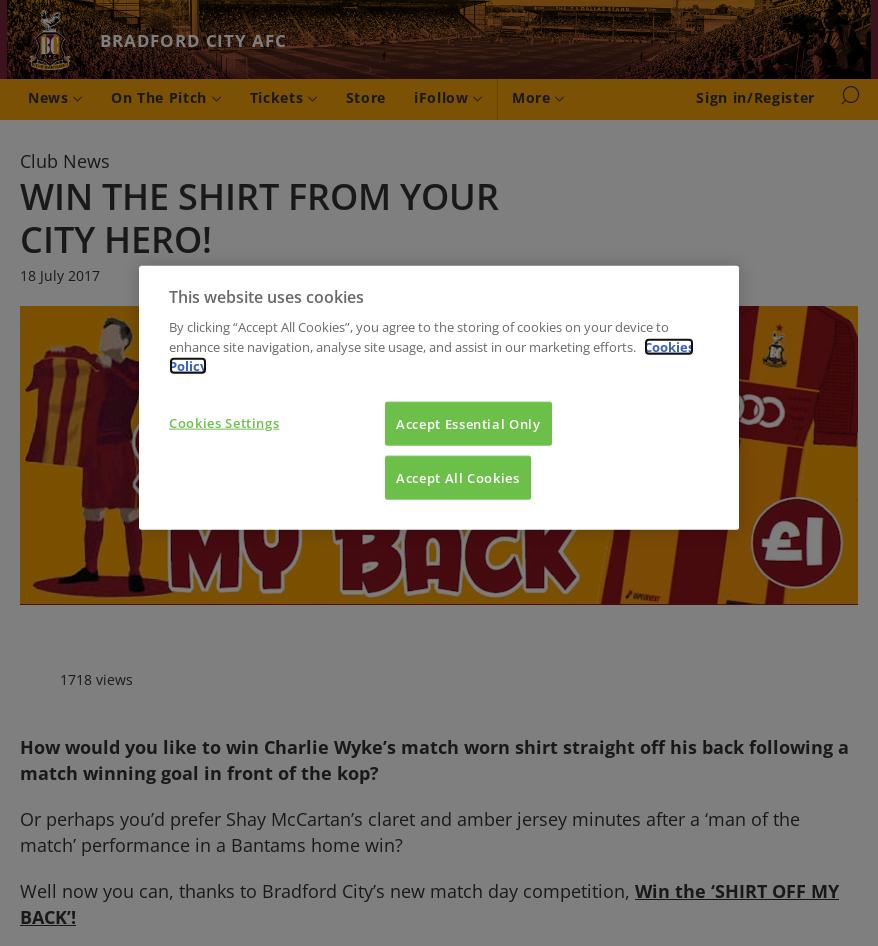  I want to click on 'Sign in/Register', so click(755, 95).